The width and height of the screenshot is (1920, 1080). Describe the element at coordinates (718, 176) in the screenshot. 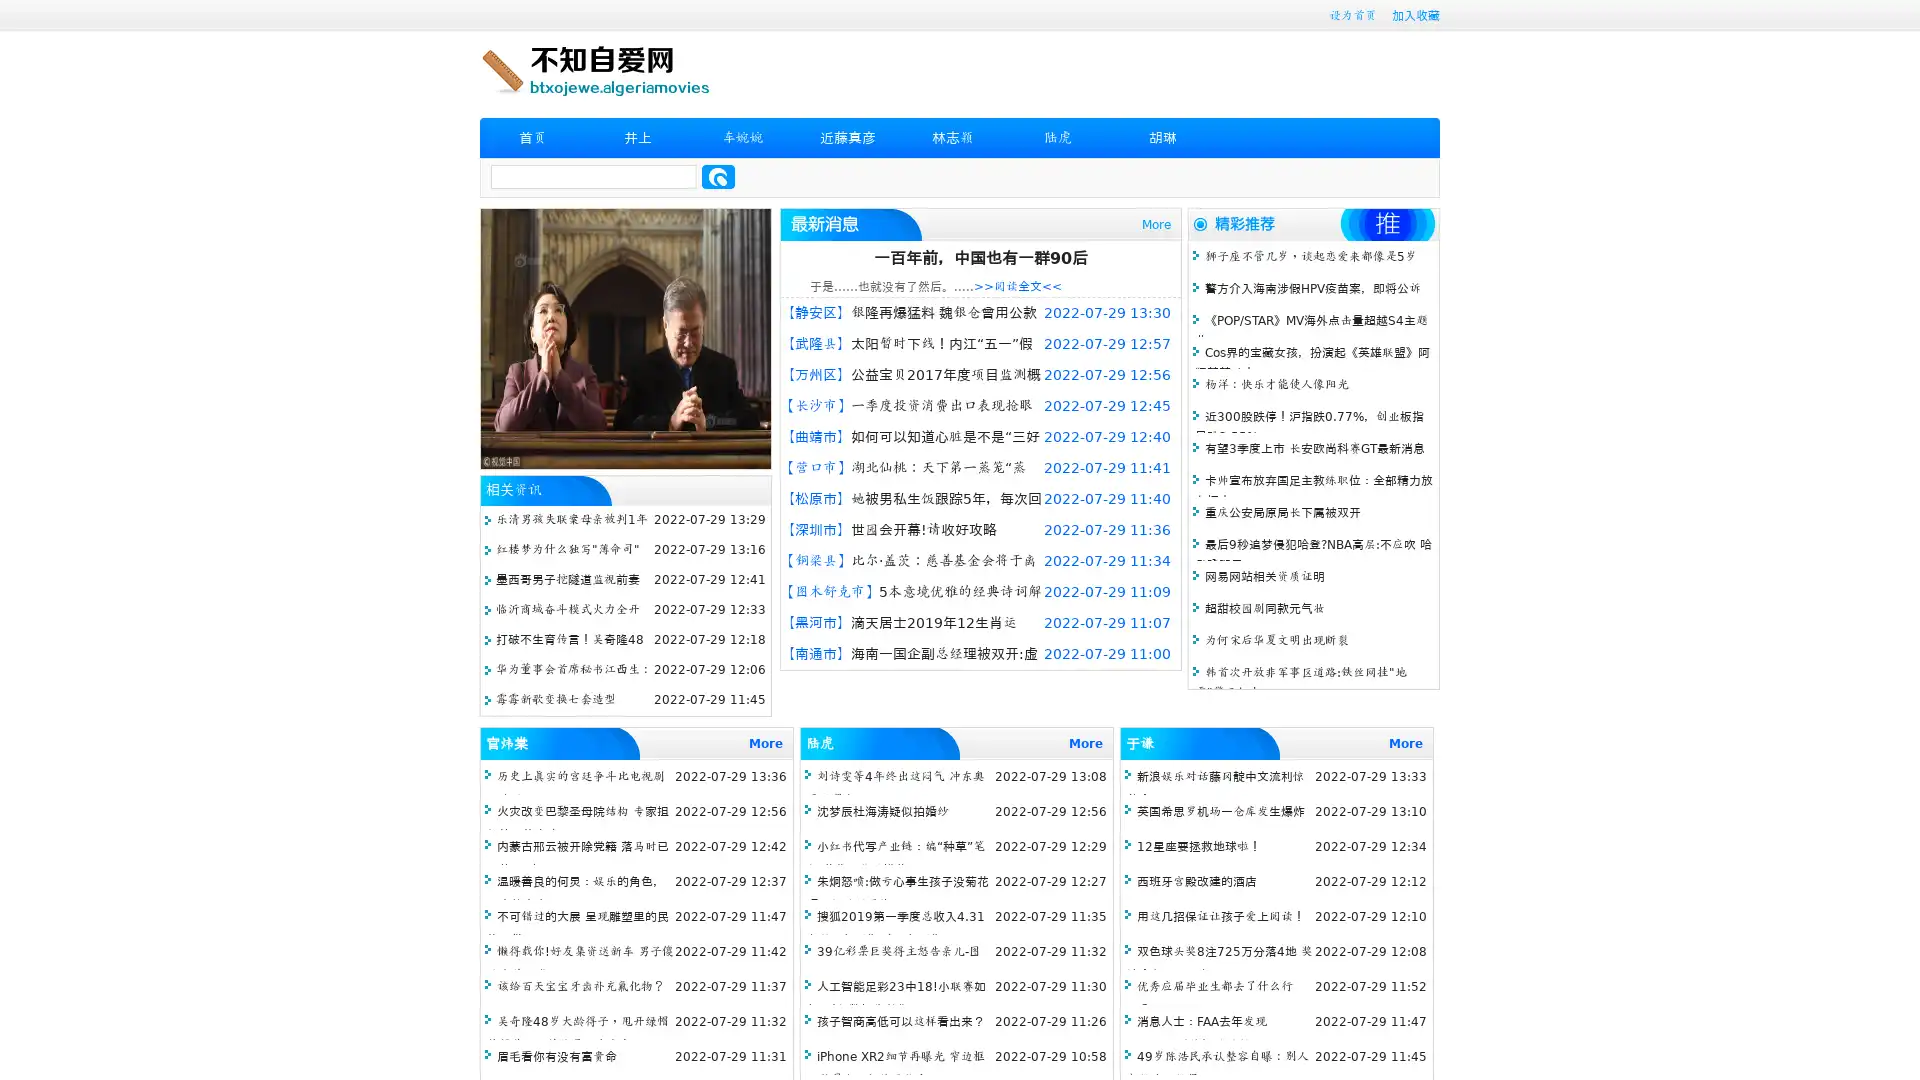

I see `Search` at that location.